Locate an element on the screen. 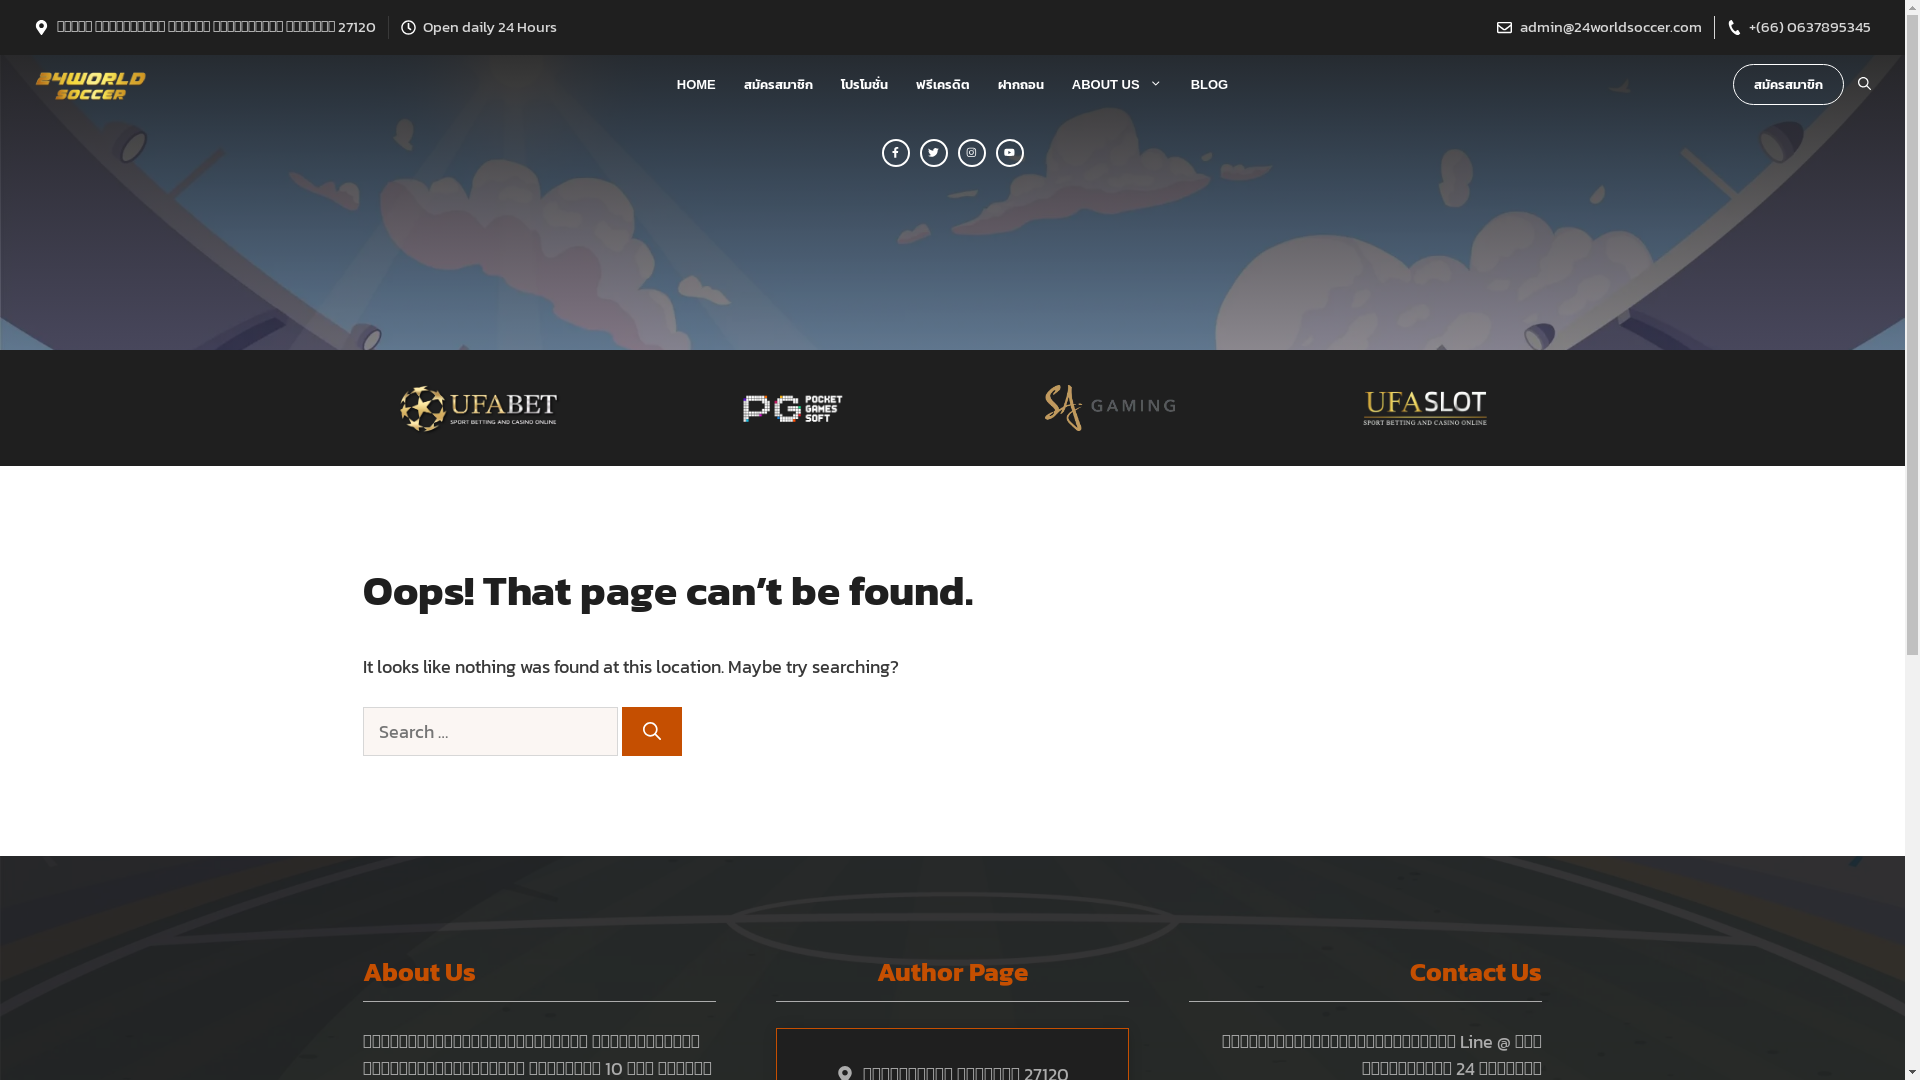 This screenshot has width=1920, height=1080. 'BLOG' is located at coordinates (1208, 83).